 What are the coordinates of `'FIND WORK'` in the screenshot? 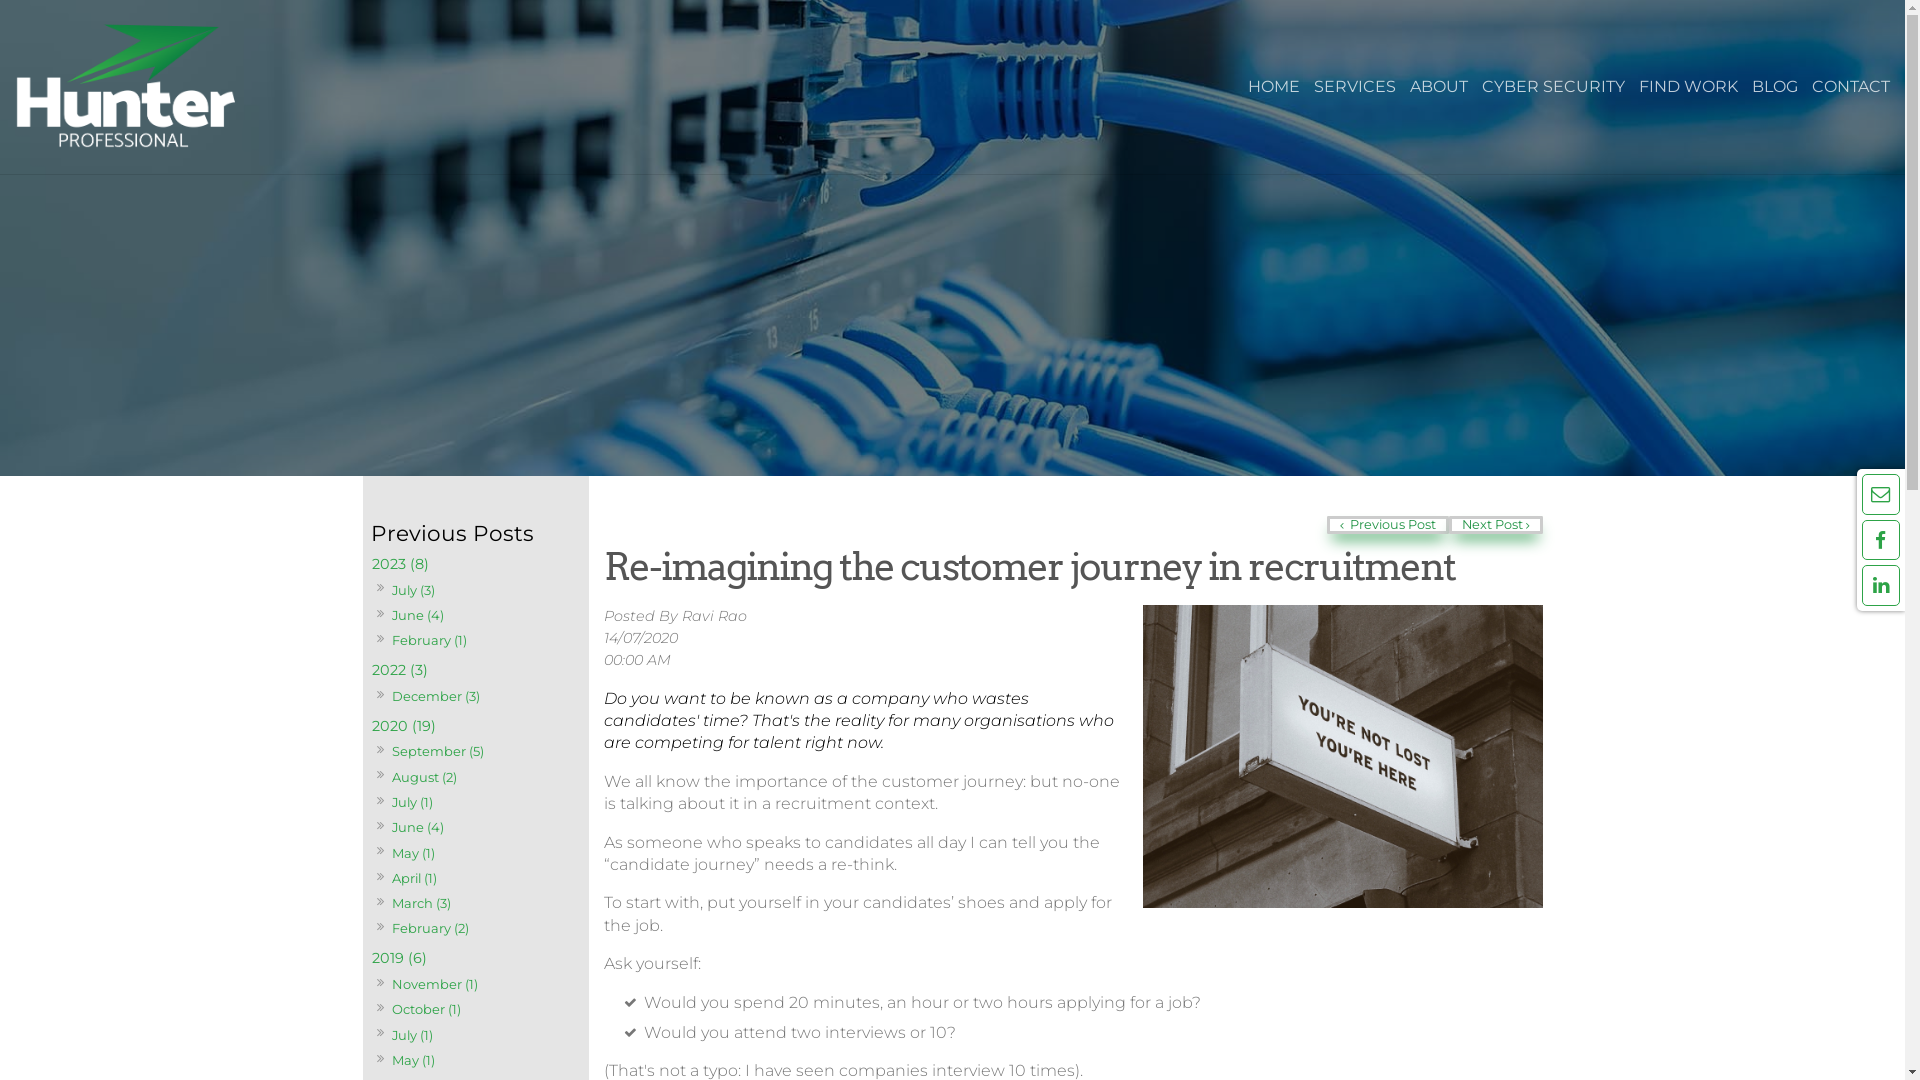 It's located at (1687, 86).